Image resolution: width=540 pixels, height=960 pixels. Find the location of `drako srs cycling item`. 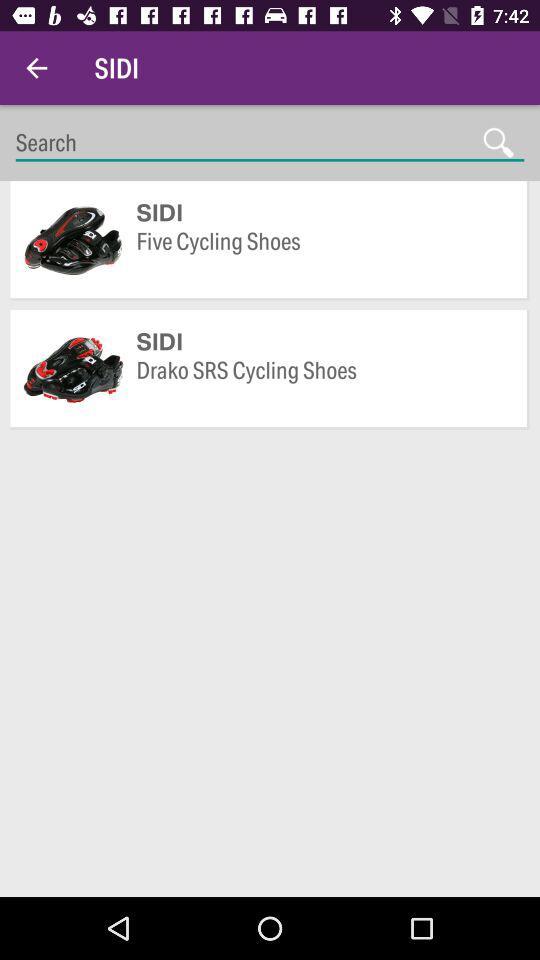

drako srs cycling item is located at coordinates (322, 384).